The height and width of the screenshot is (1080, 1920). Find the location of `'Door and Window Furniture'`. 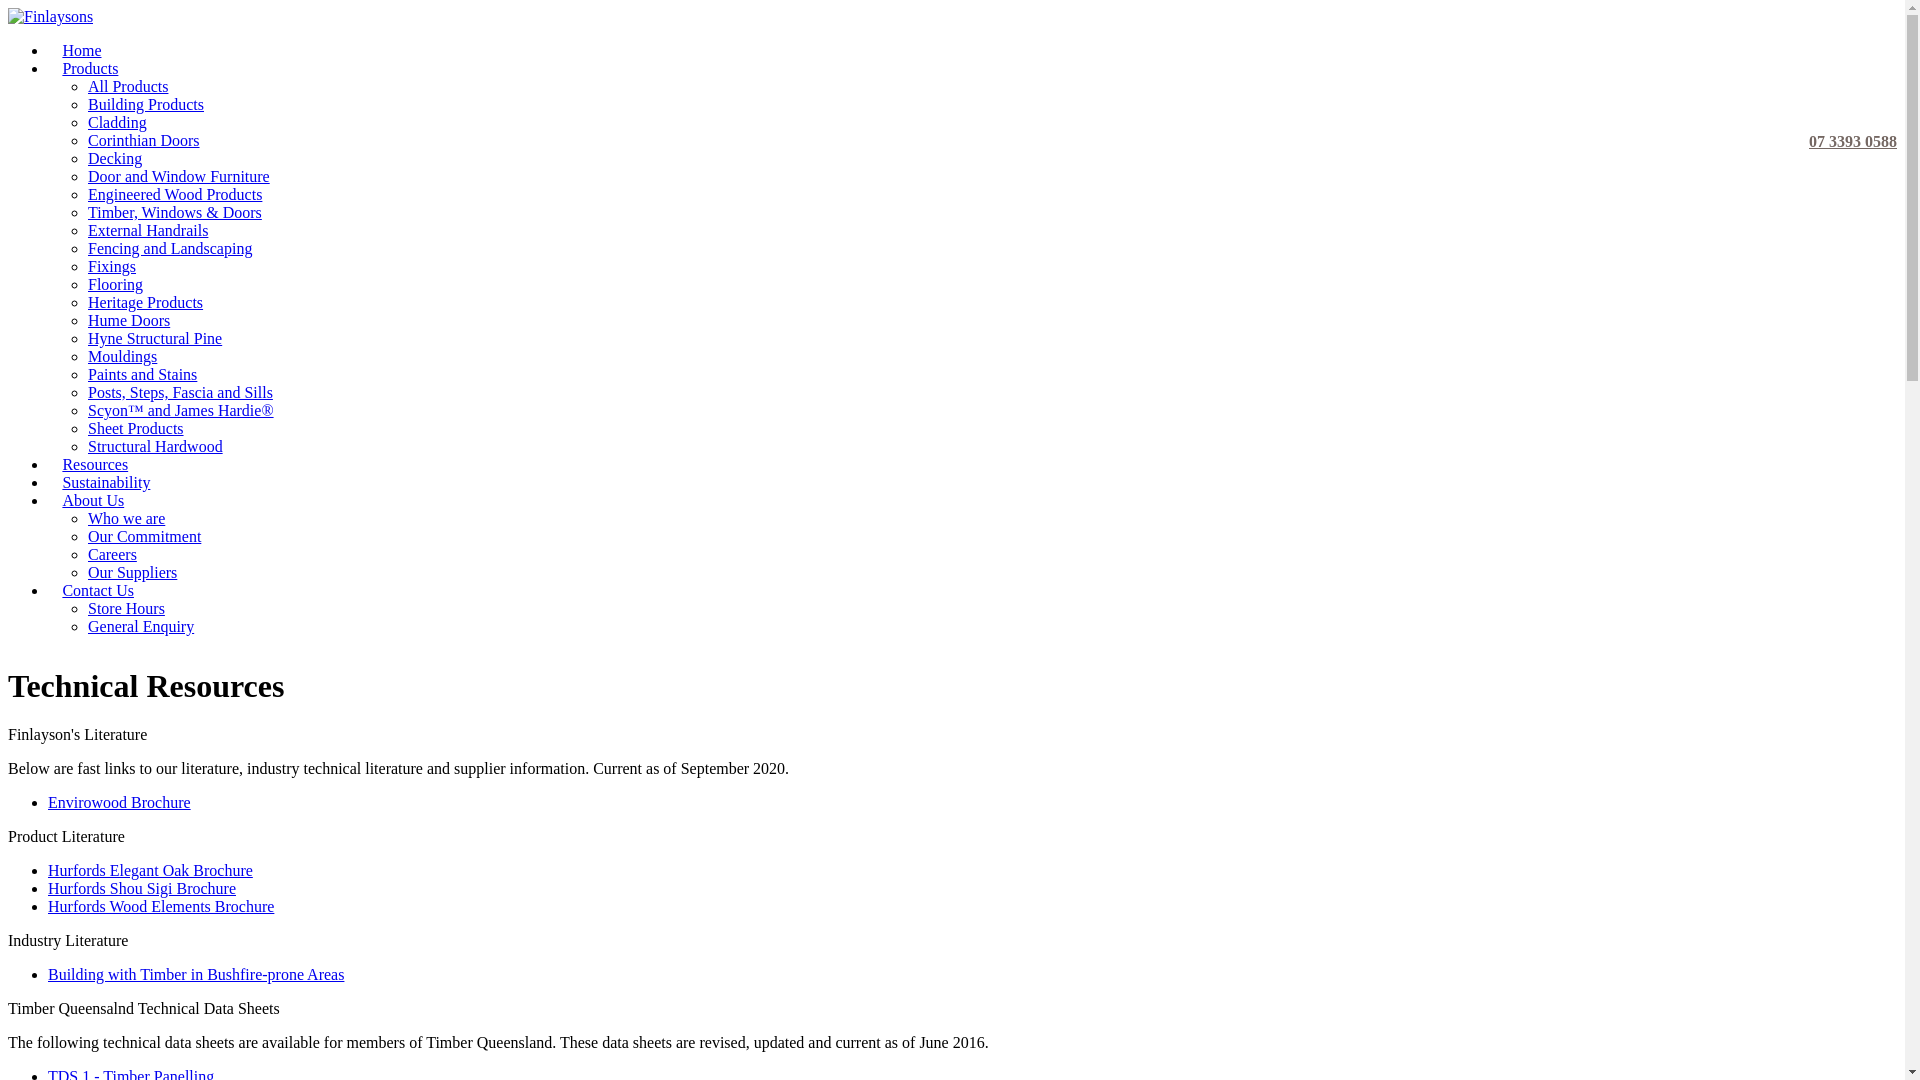

'Door and Window Furniture' is located at coordinates (178, 175).